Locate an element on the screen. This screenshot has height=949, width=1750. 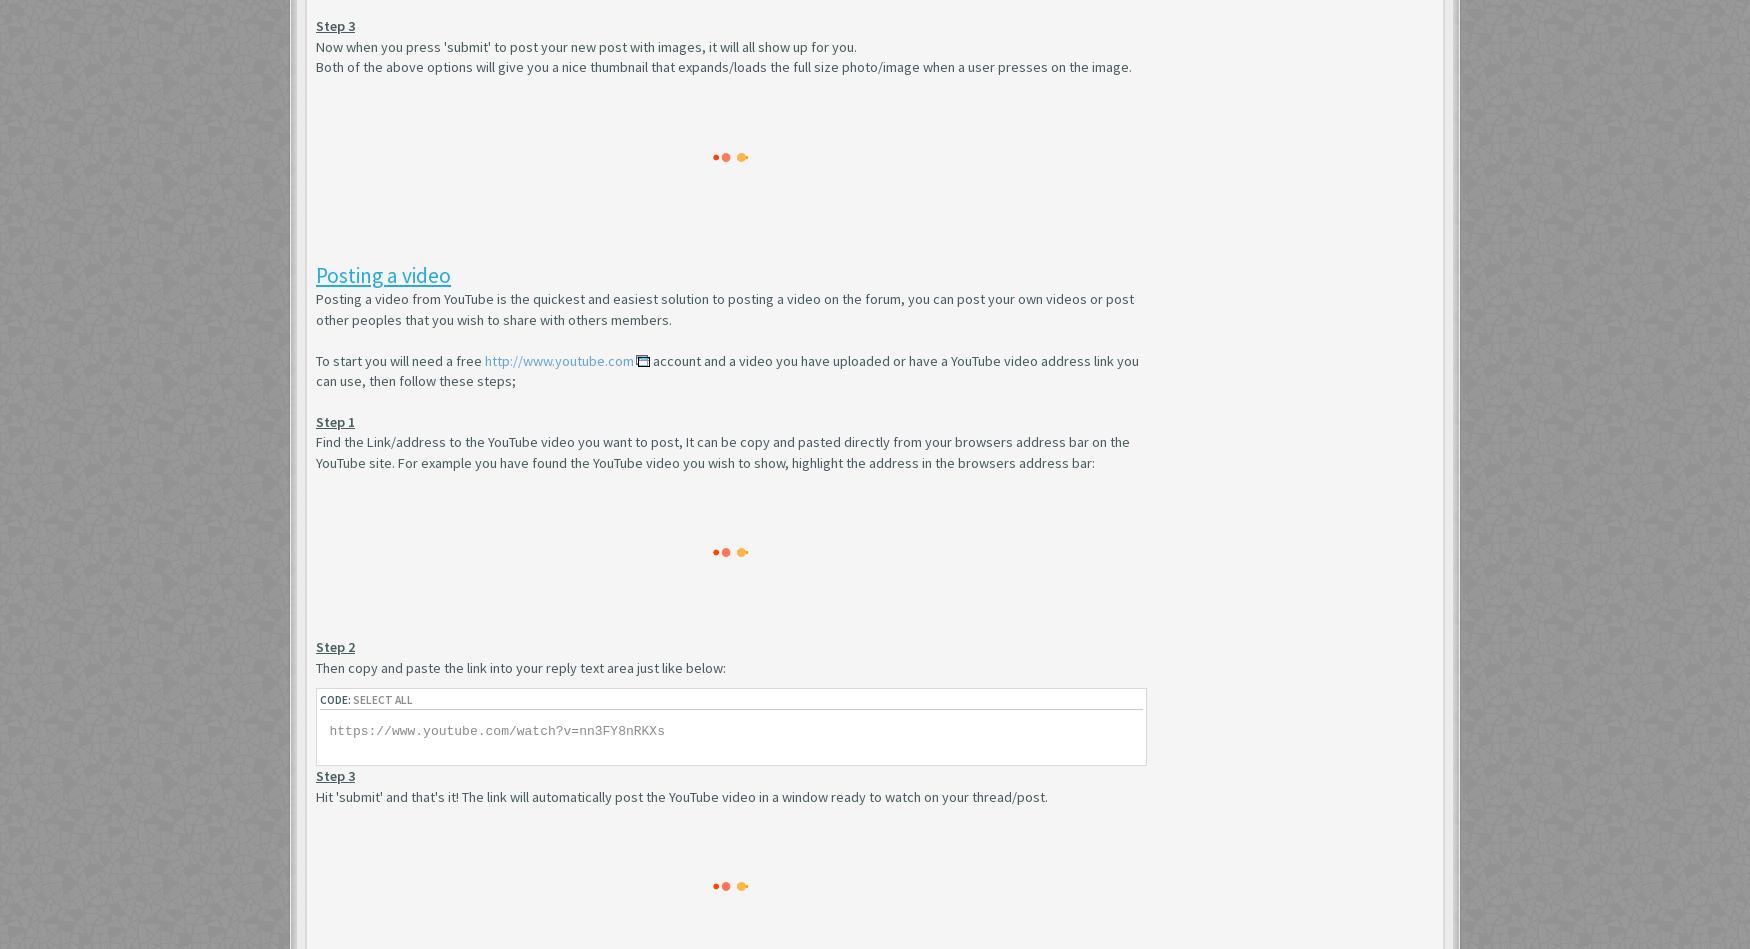
'Step 1' is located at coordinates (316, 420).